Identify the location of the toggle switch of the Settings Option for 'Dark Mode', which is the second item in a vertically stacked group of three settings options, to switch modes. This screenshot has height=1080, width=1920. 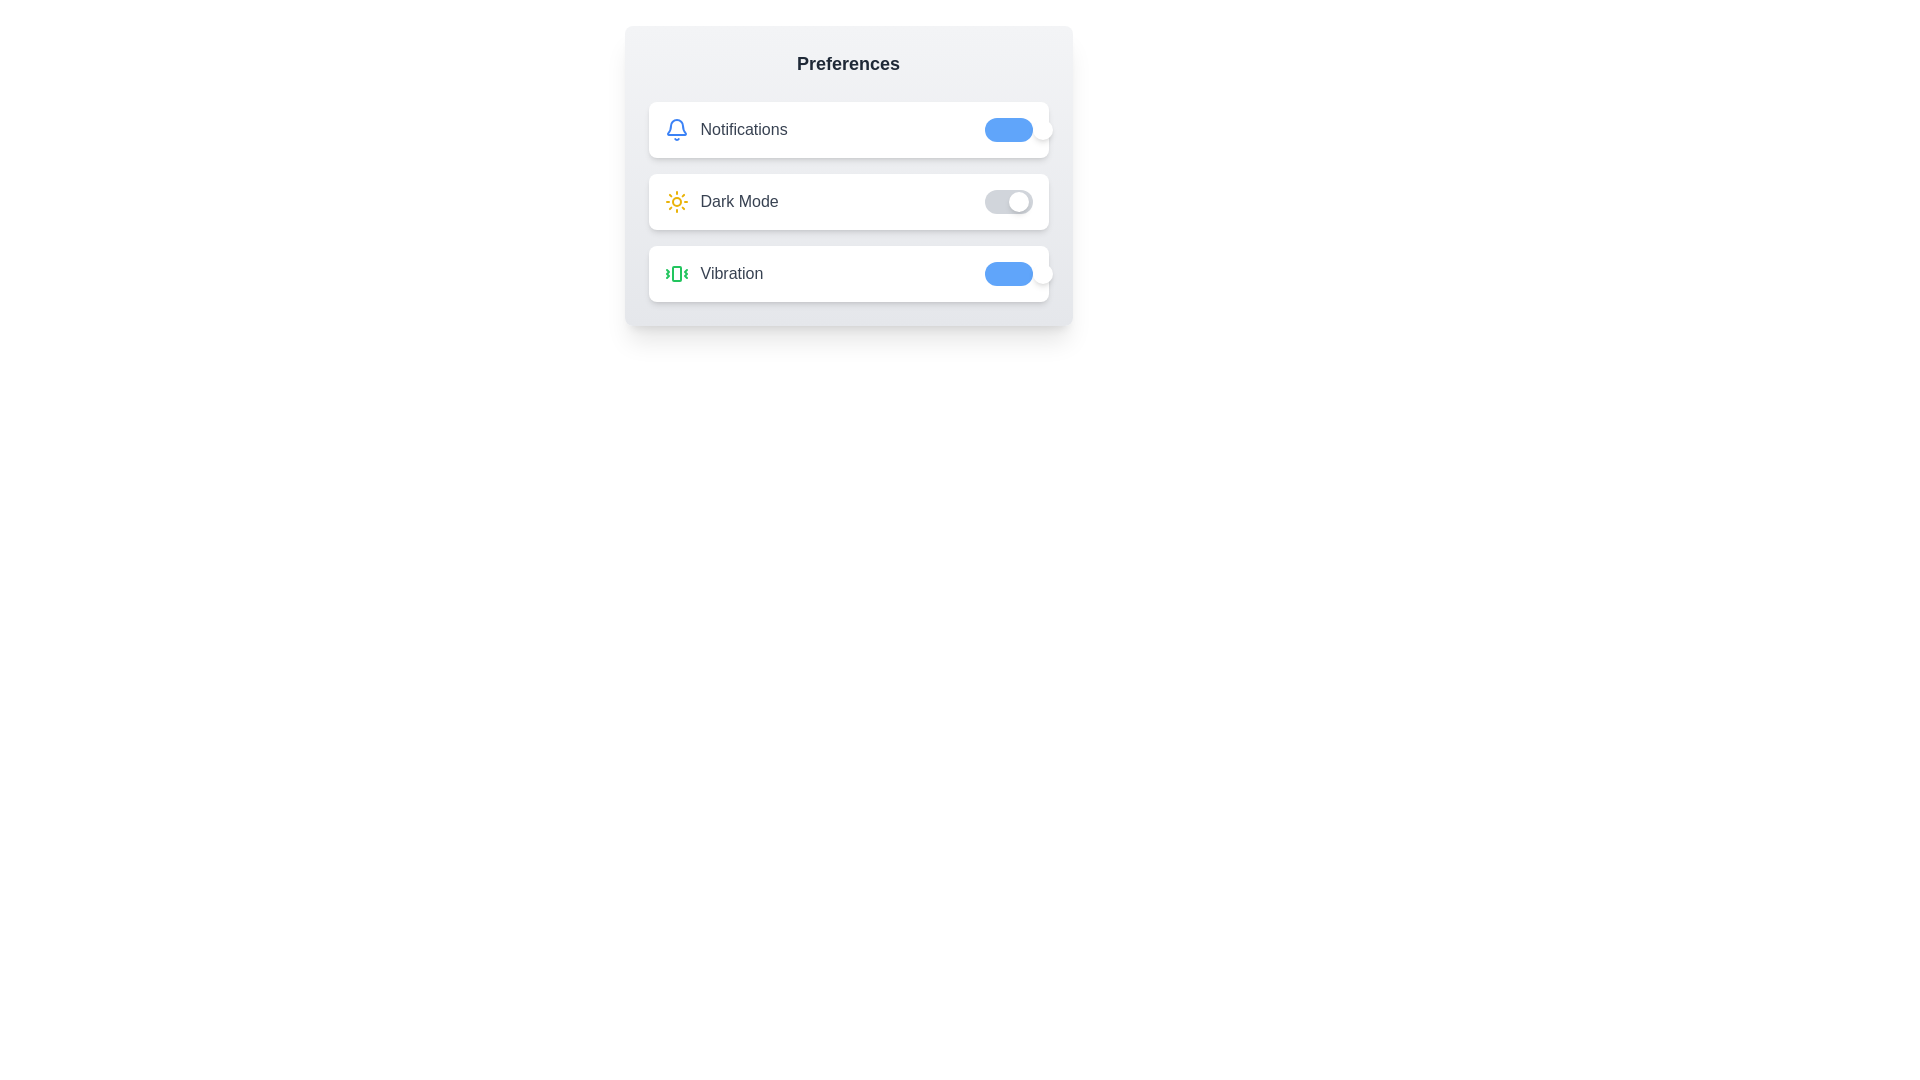
(848, 201).